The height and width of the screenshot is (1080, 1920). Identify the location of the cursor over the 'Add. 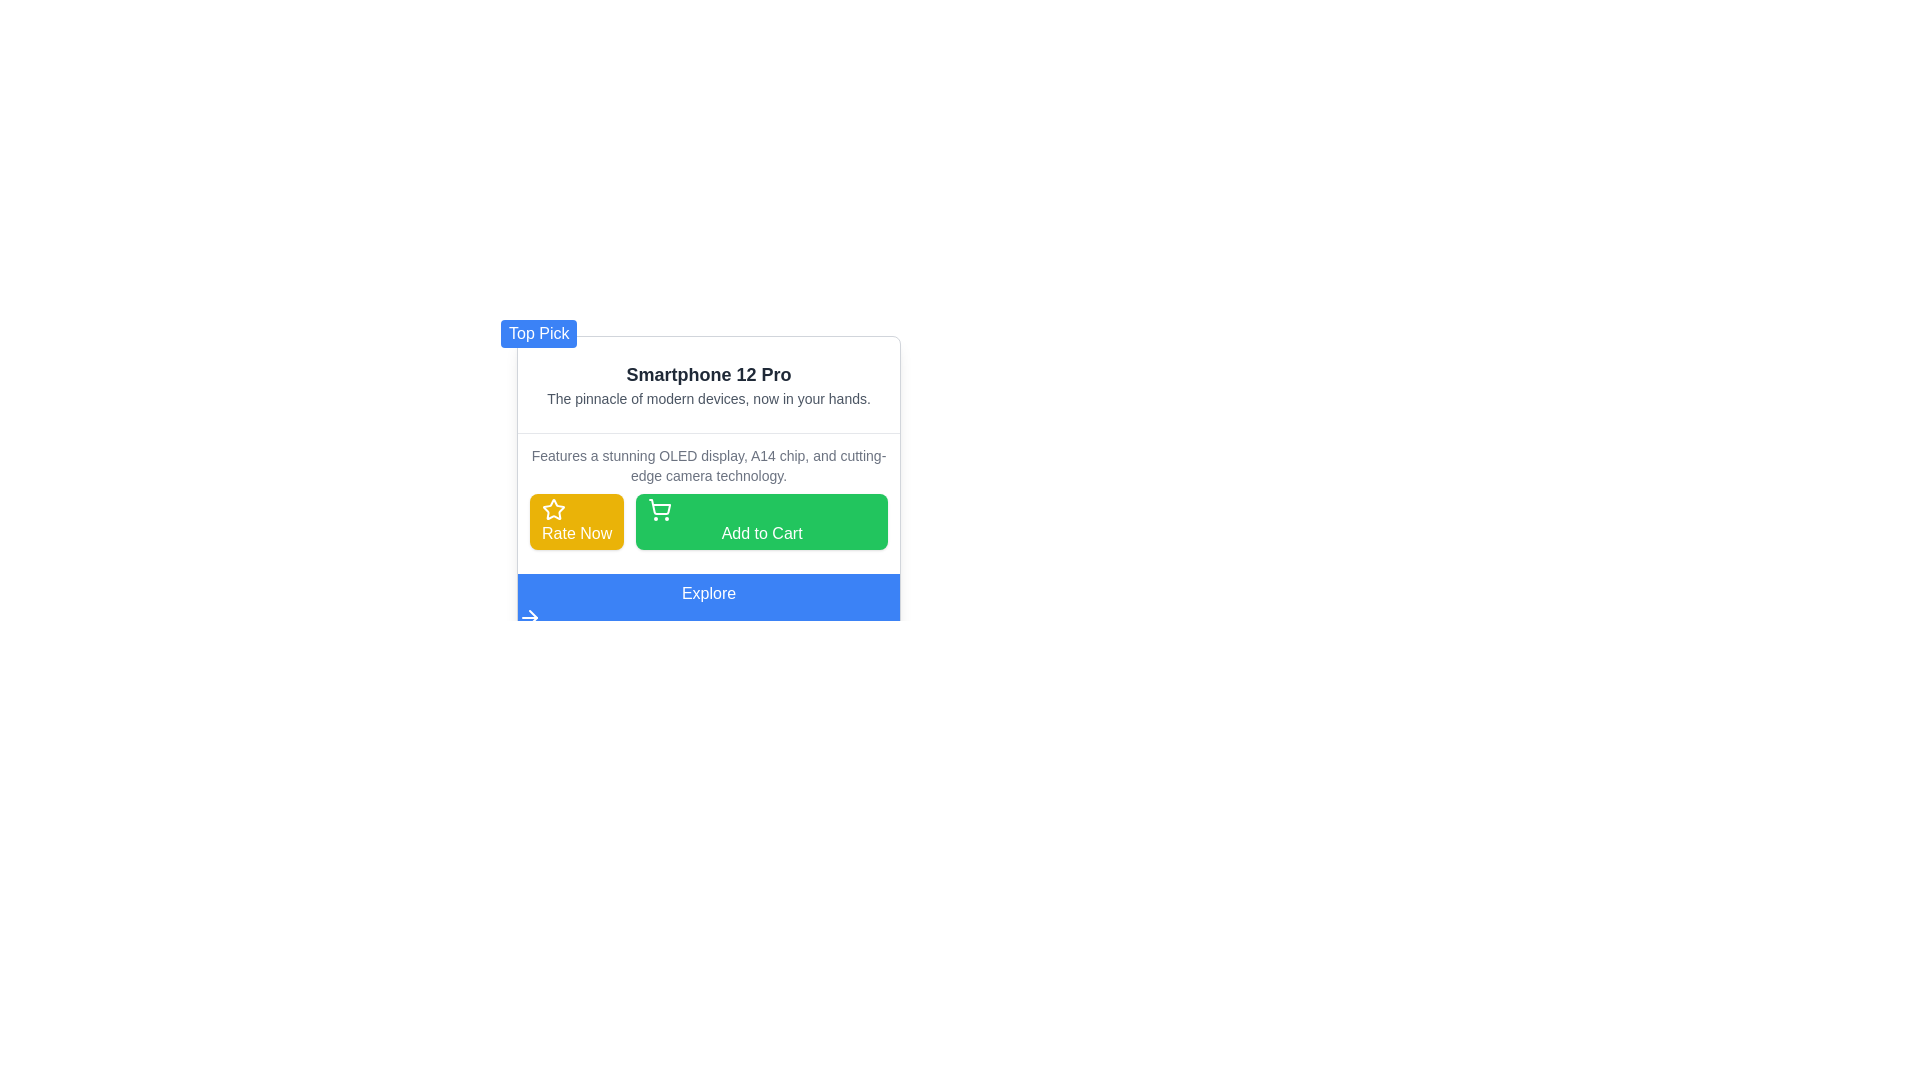
(761, 520).